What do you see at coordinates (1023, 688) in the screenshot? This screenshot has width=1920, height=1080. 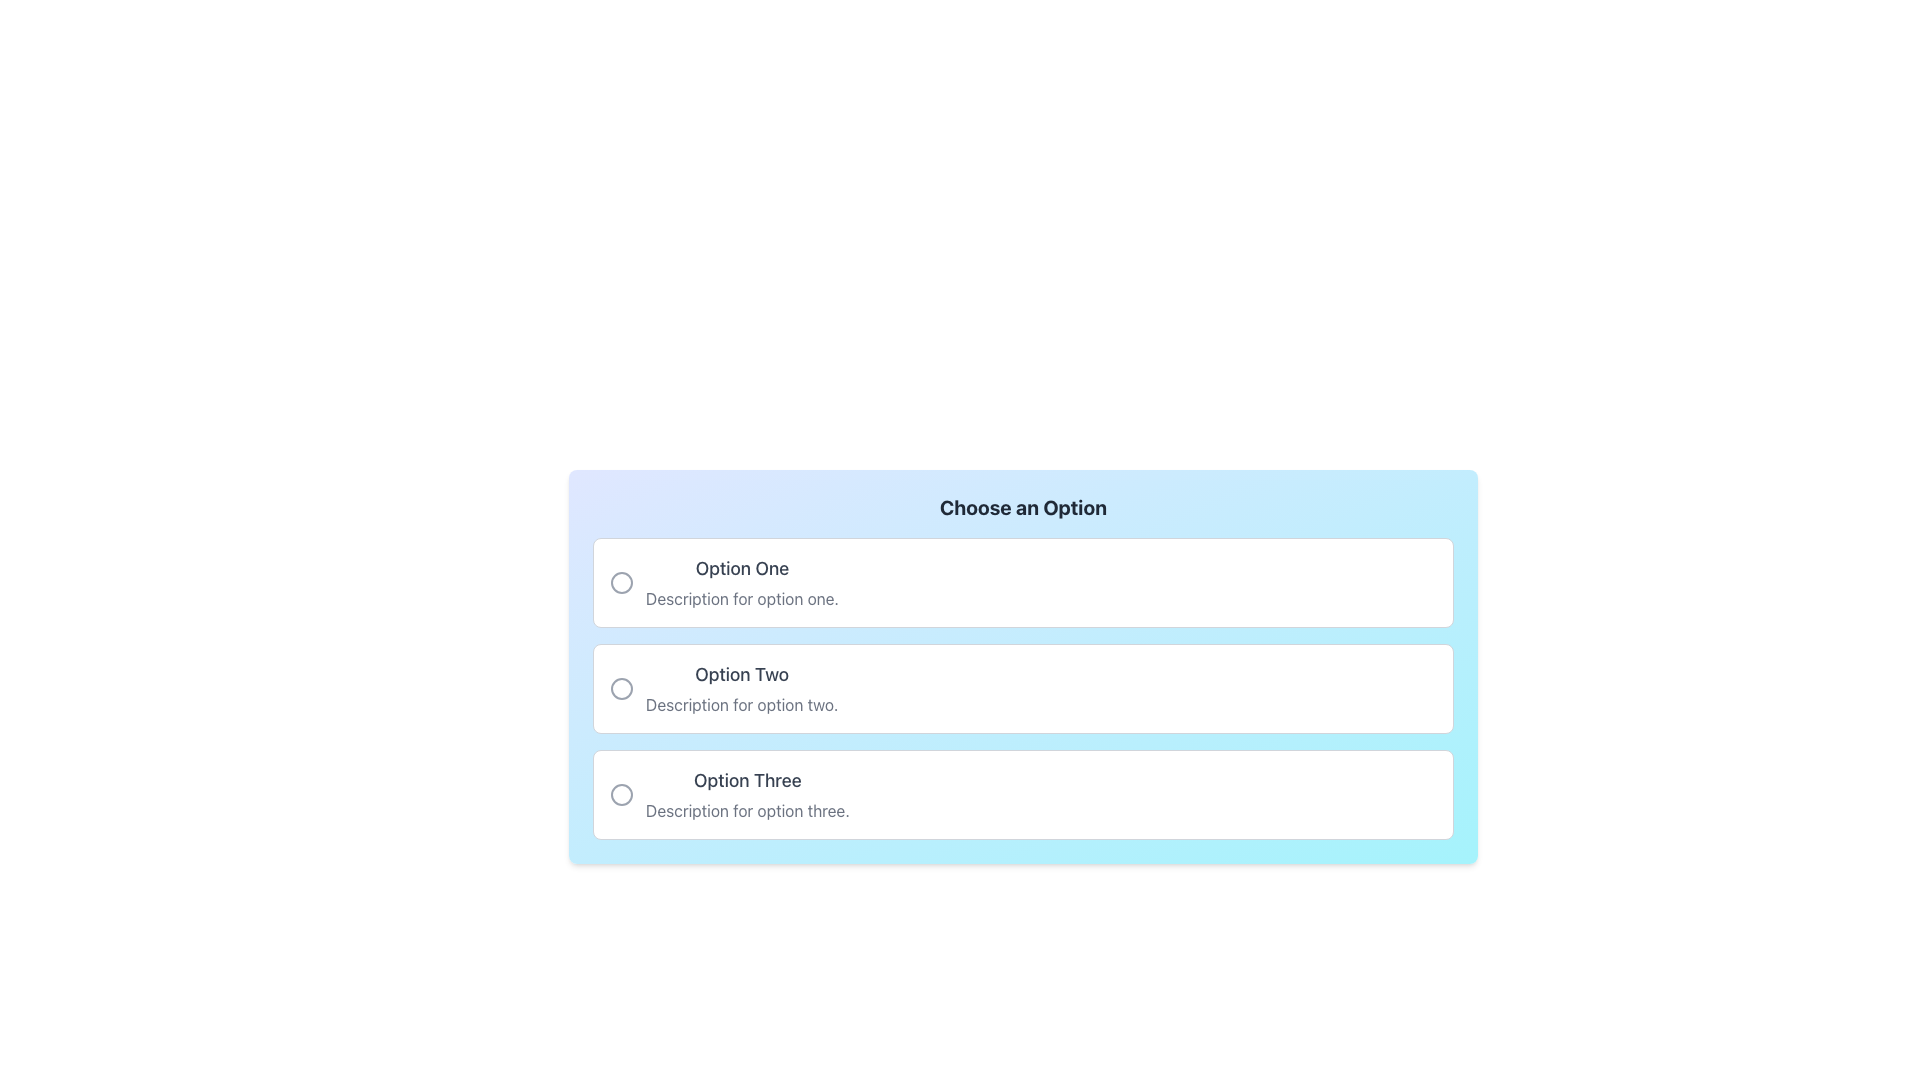 I see `the 'Option Two' selectable option, which is styled with rounded corners and contains a bold dark gray title and a lighter gray subtitle` at bounding box center [1023, 688].